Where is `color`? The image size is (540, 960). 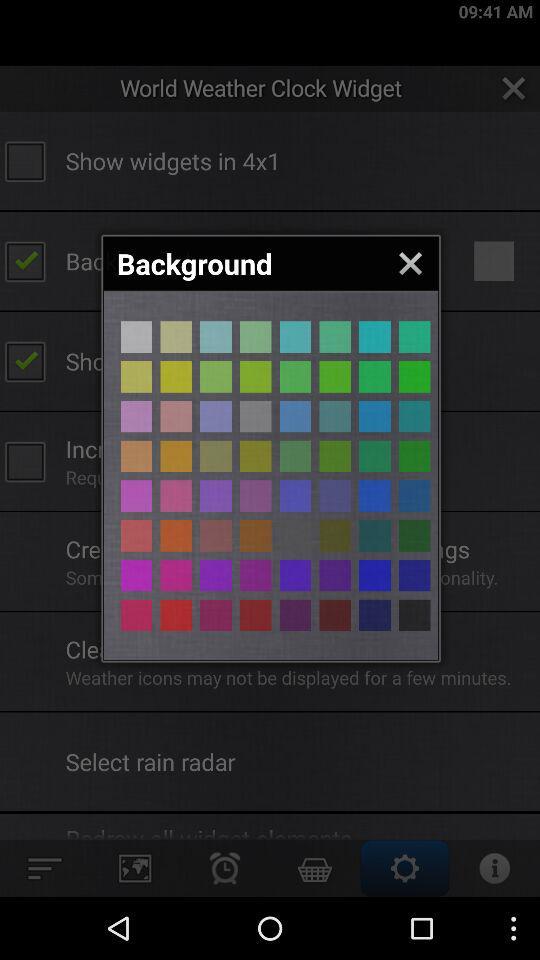 color is located at coordinates (294, 415).